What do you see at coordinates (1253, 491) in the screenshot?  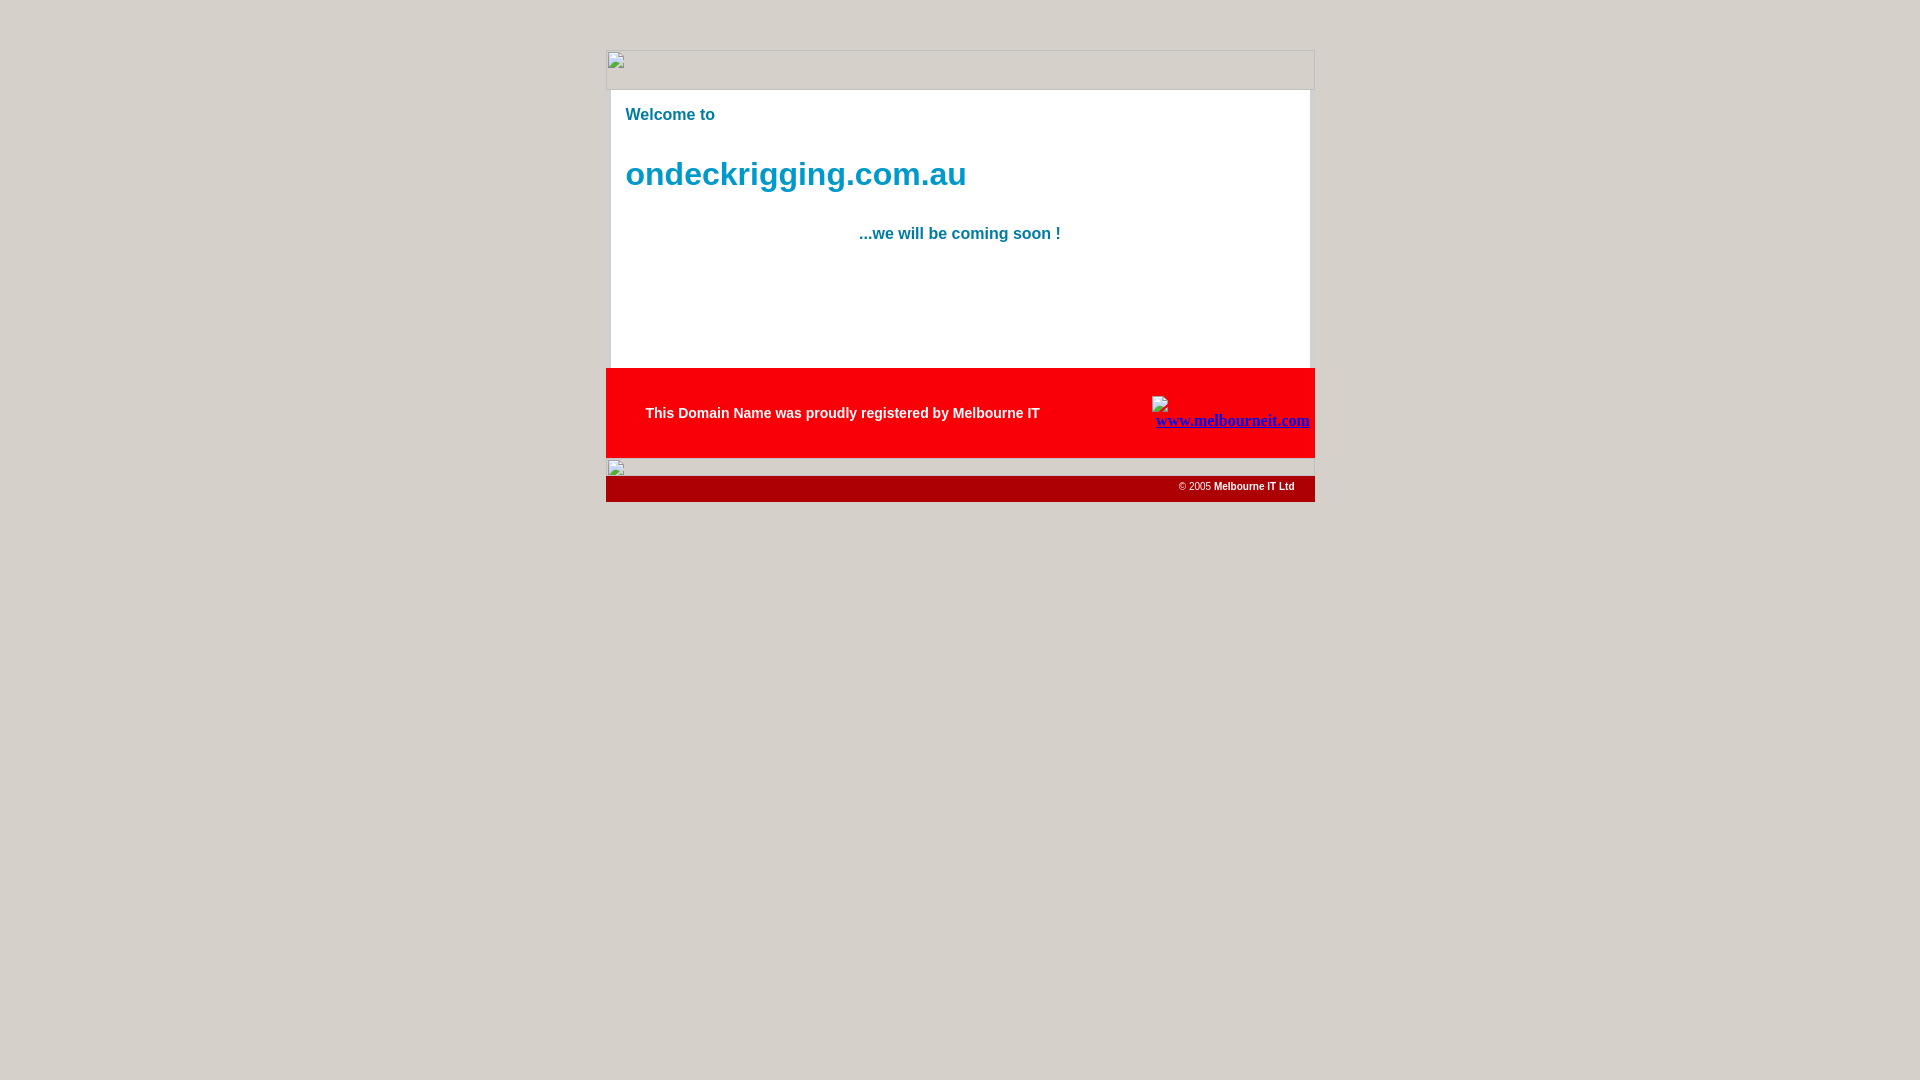 I see `'Melbourne IT Ltd'` at bounding box center [1253, 491].